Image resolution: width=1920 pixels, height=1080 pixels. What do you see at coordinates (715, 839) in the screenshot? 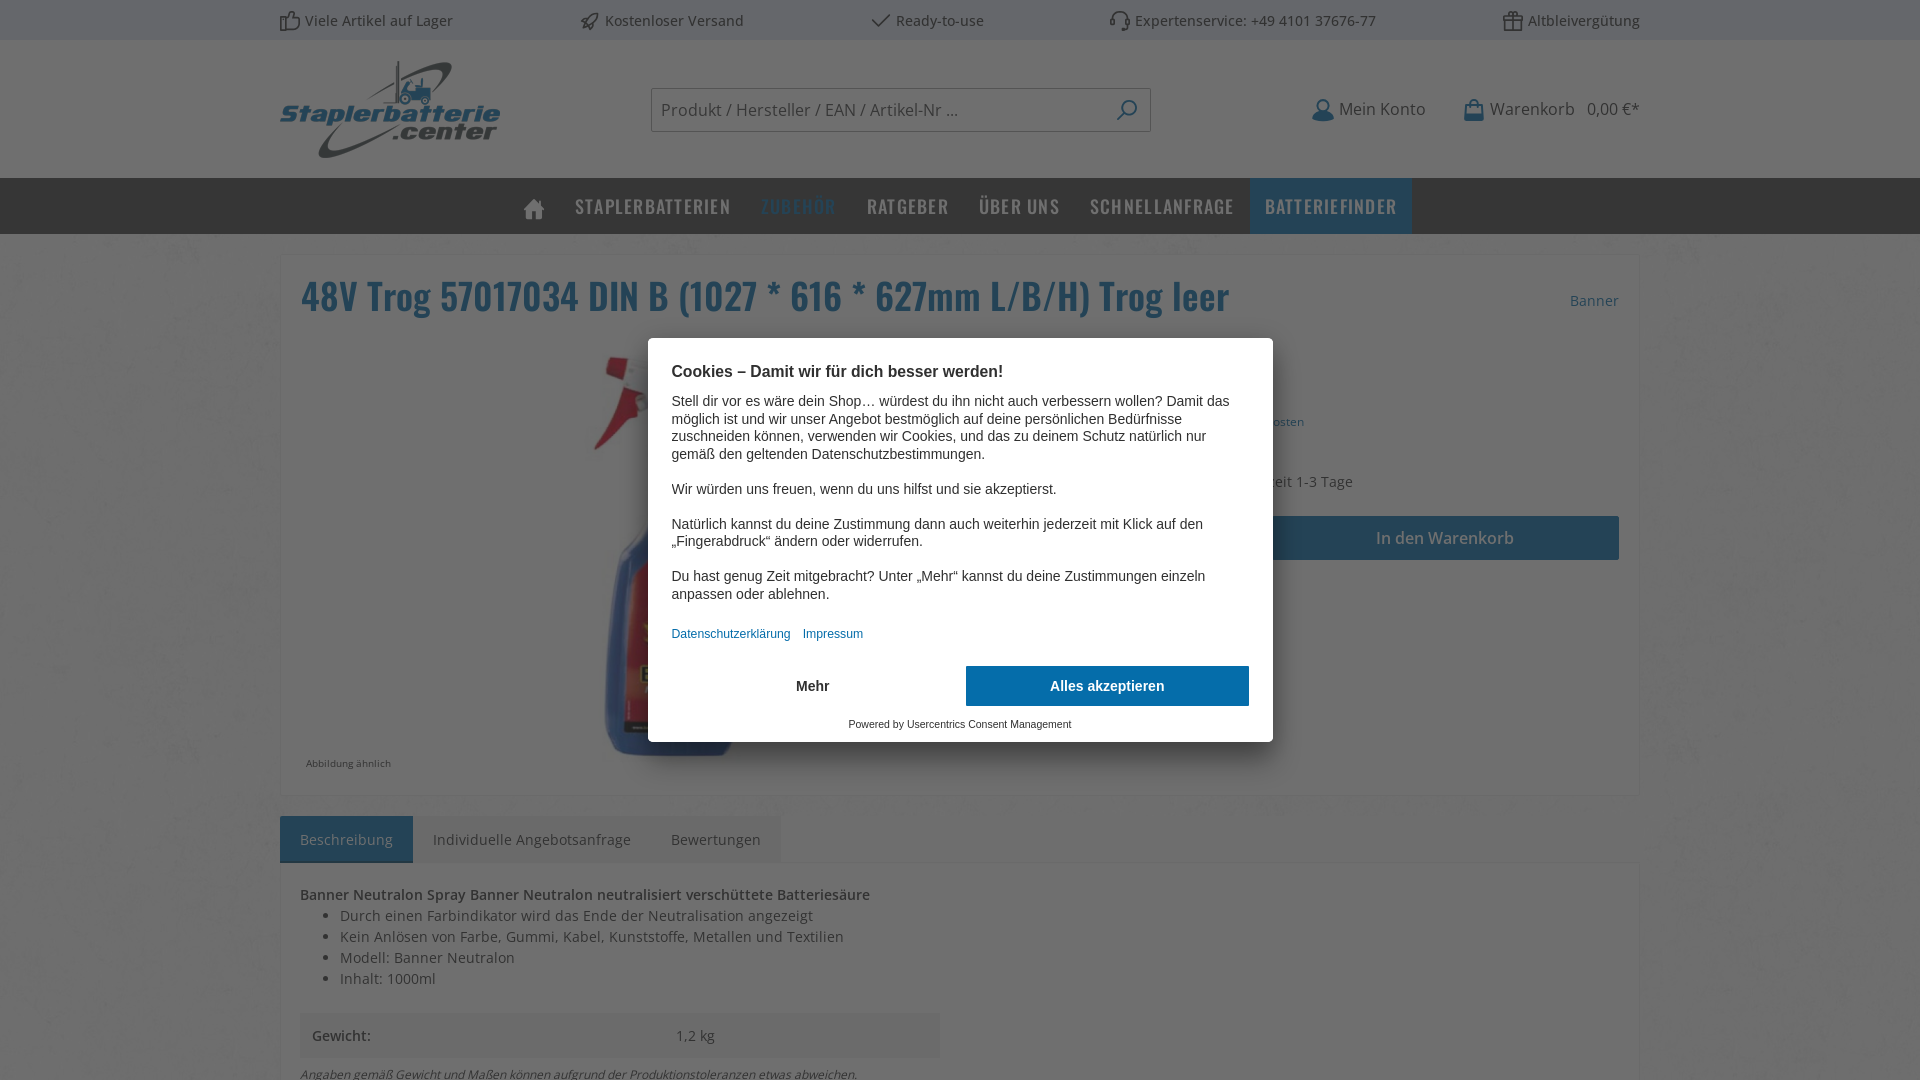
I see `'Bewertungen'` at bounding box center [715, 839].